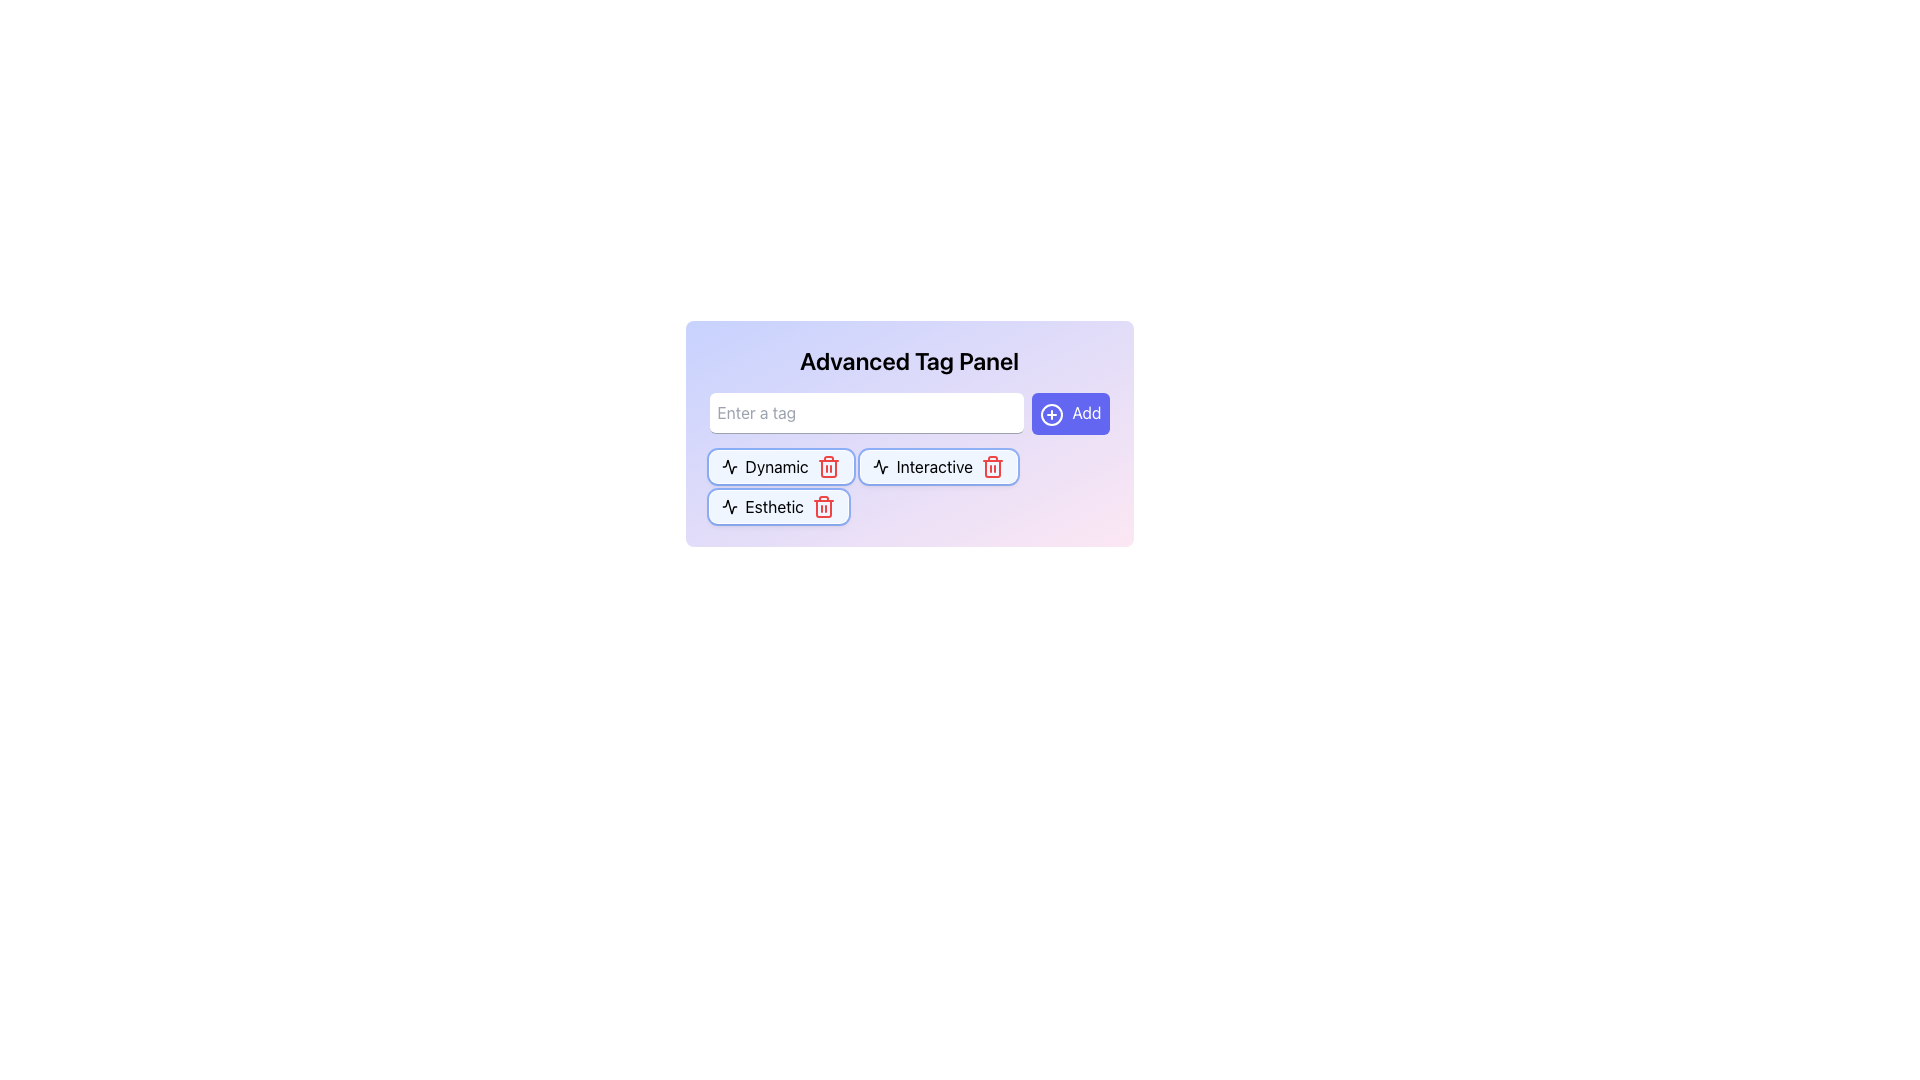 The width and height of the screenshot is (1920, 1080). I want to click on the button adjacent to the input field in the 'Advanced Tag Panel' group, which allows users to add tags to a list, so click(908, 412).